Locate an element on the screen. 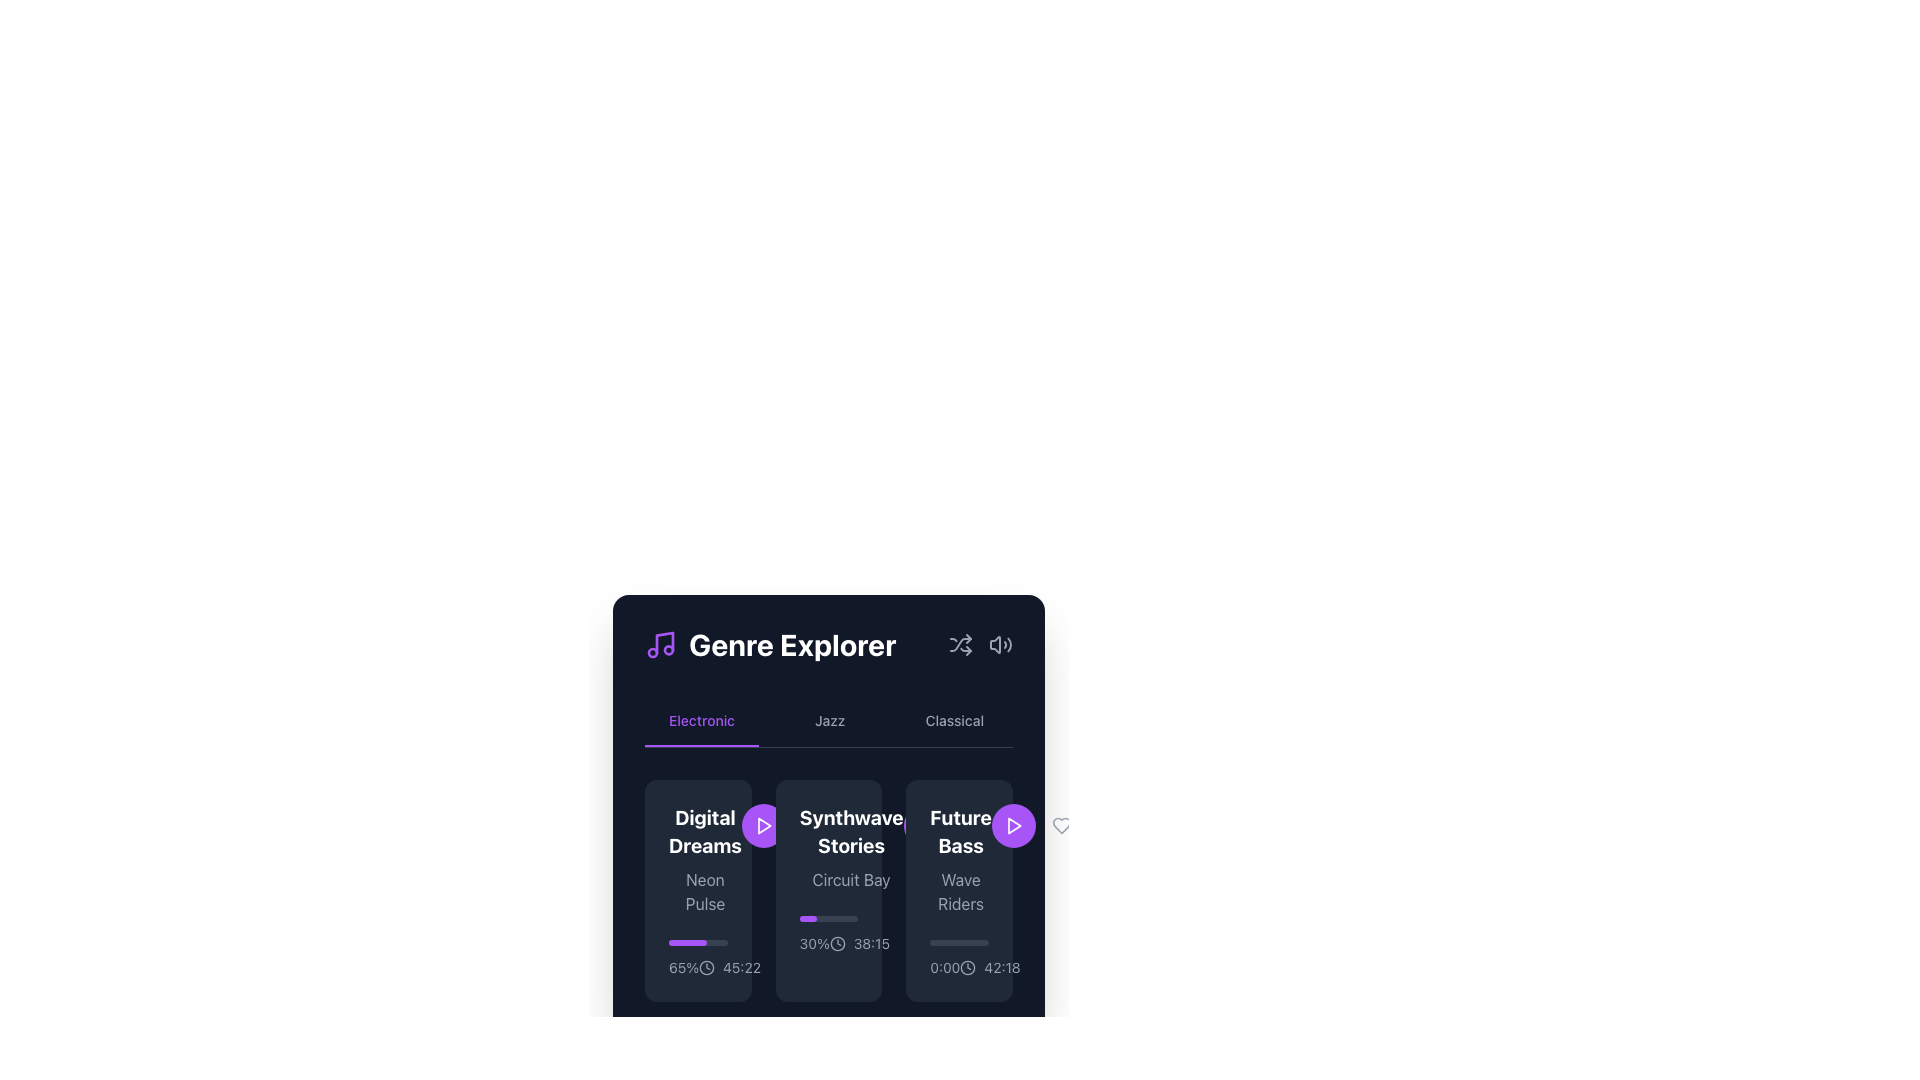 This screenshot has height=1080, width=1920. the informational card representing a specific item in the 'Genre Explorer' section is located at coordinates (698, 890).